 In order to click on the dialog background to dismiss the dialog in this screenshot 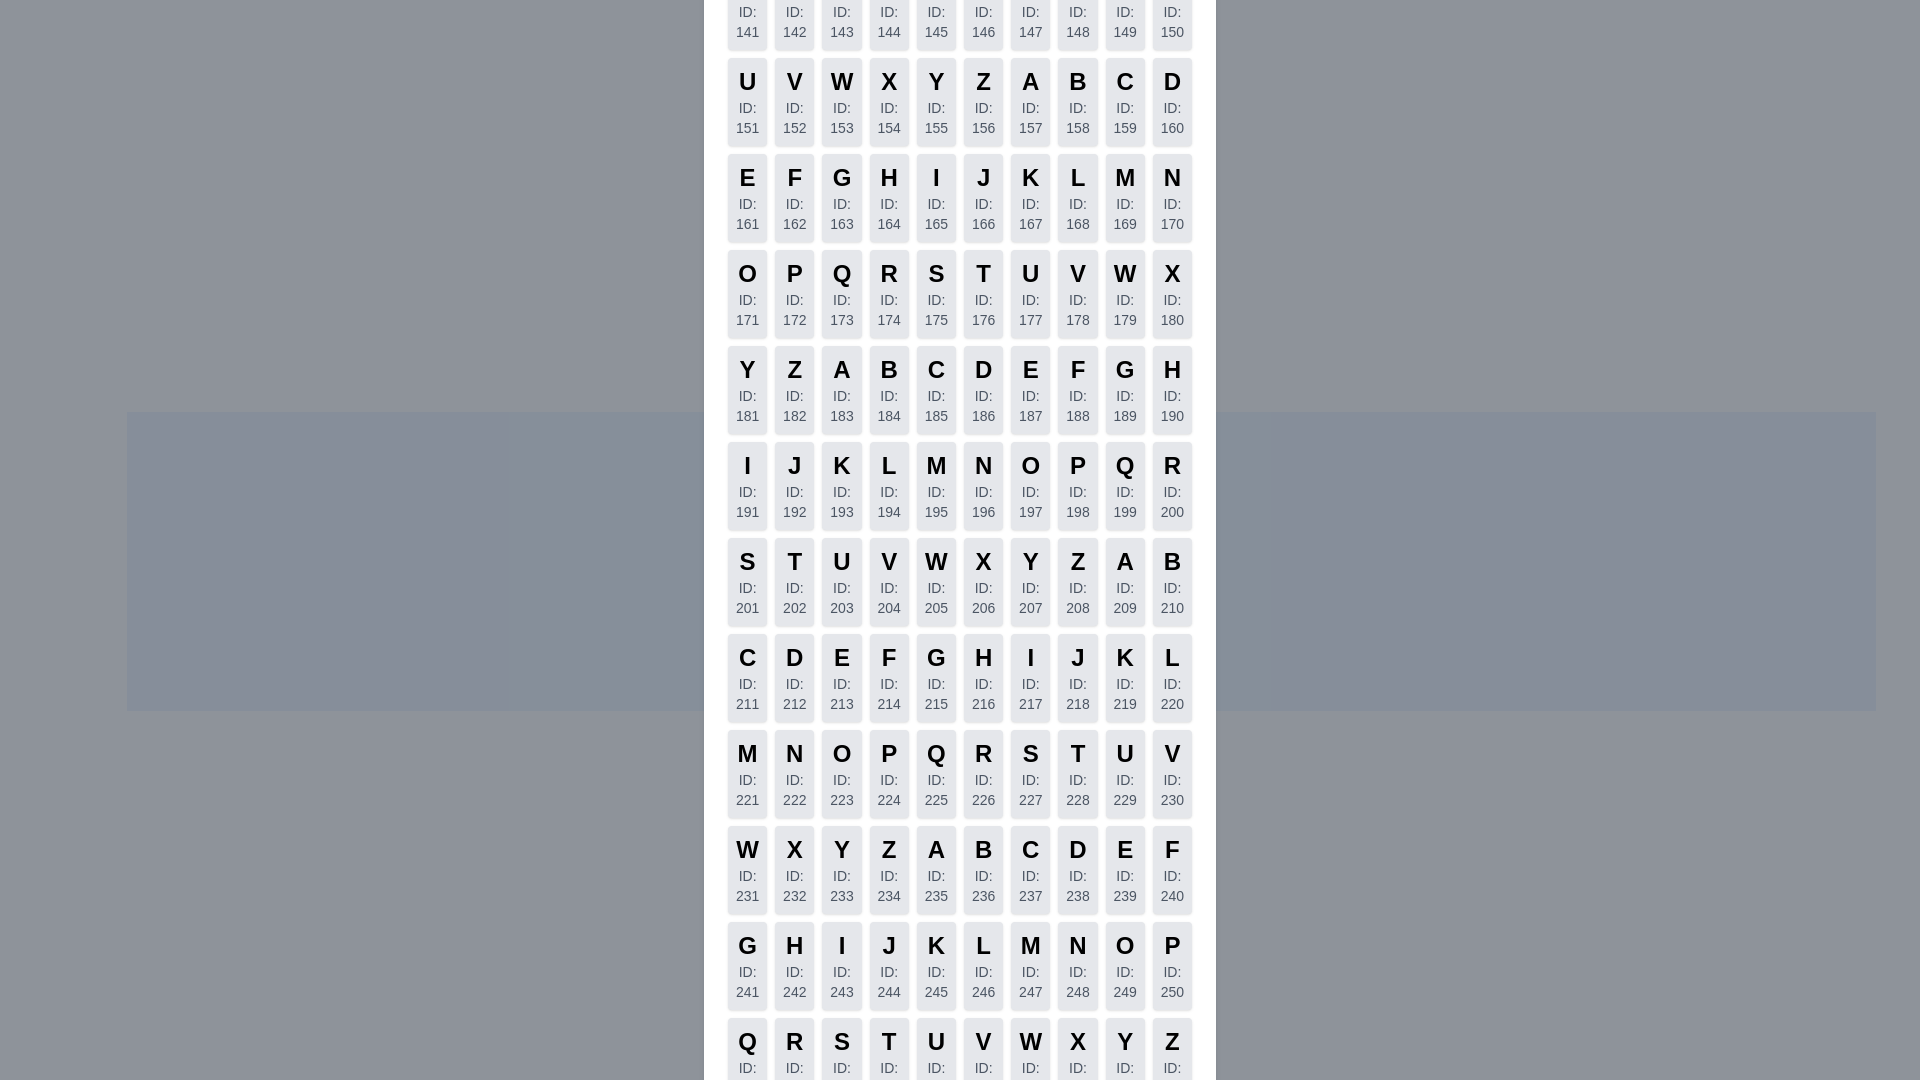, I will do `click(960, 540)`.